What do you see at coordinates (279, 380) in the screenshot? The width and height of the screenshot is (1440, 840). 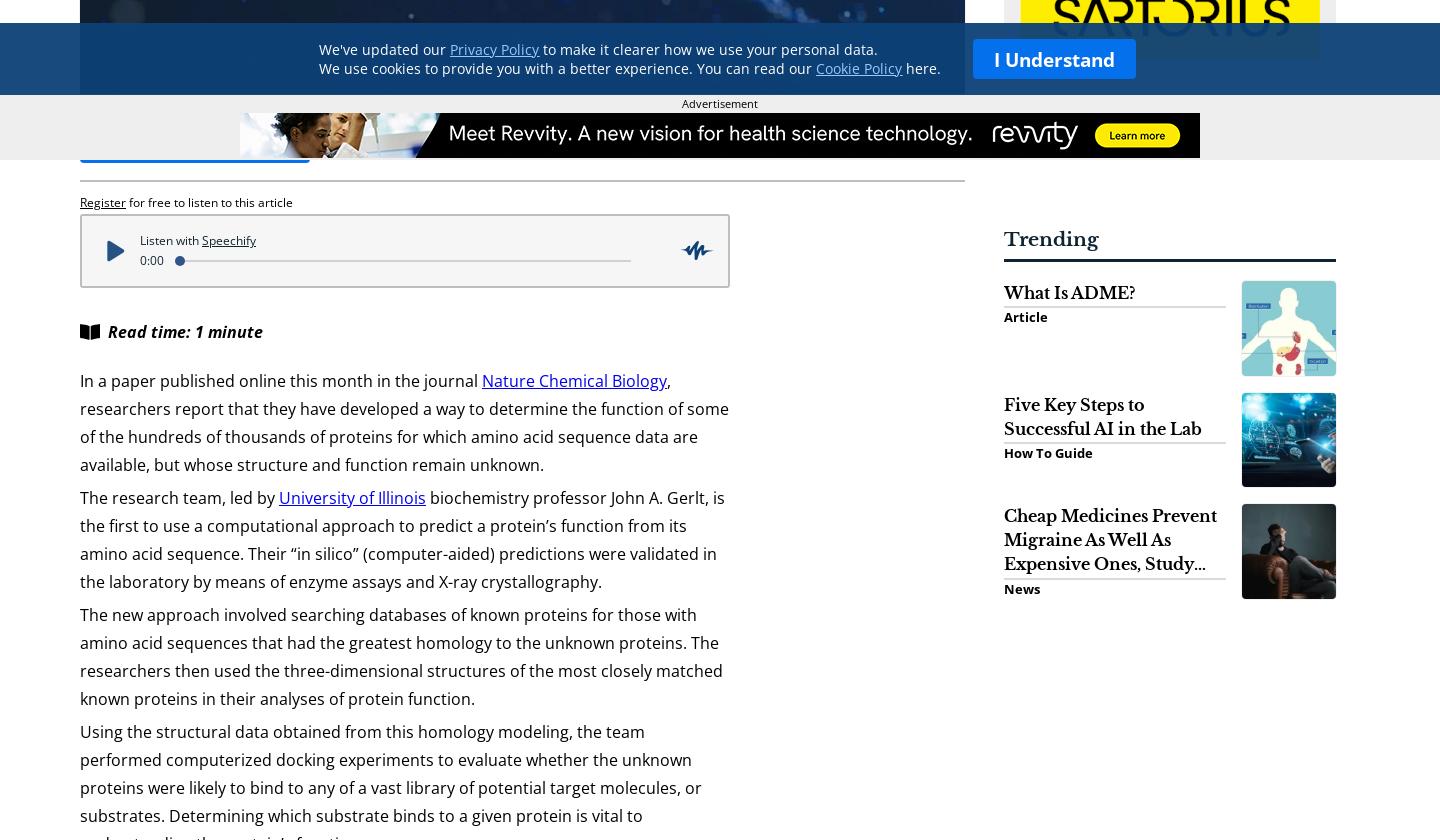 I see `'In a paper published online this month in the journal'` at bounding box center [279, 380].